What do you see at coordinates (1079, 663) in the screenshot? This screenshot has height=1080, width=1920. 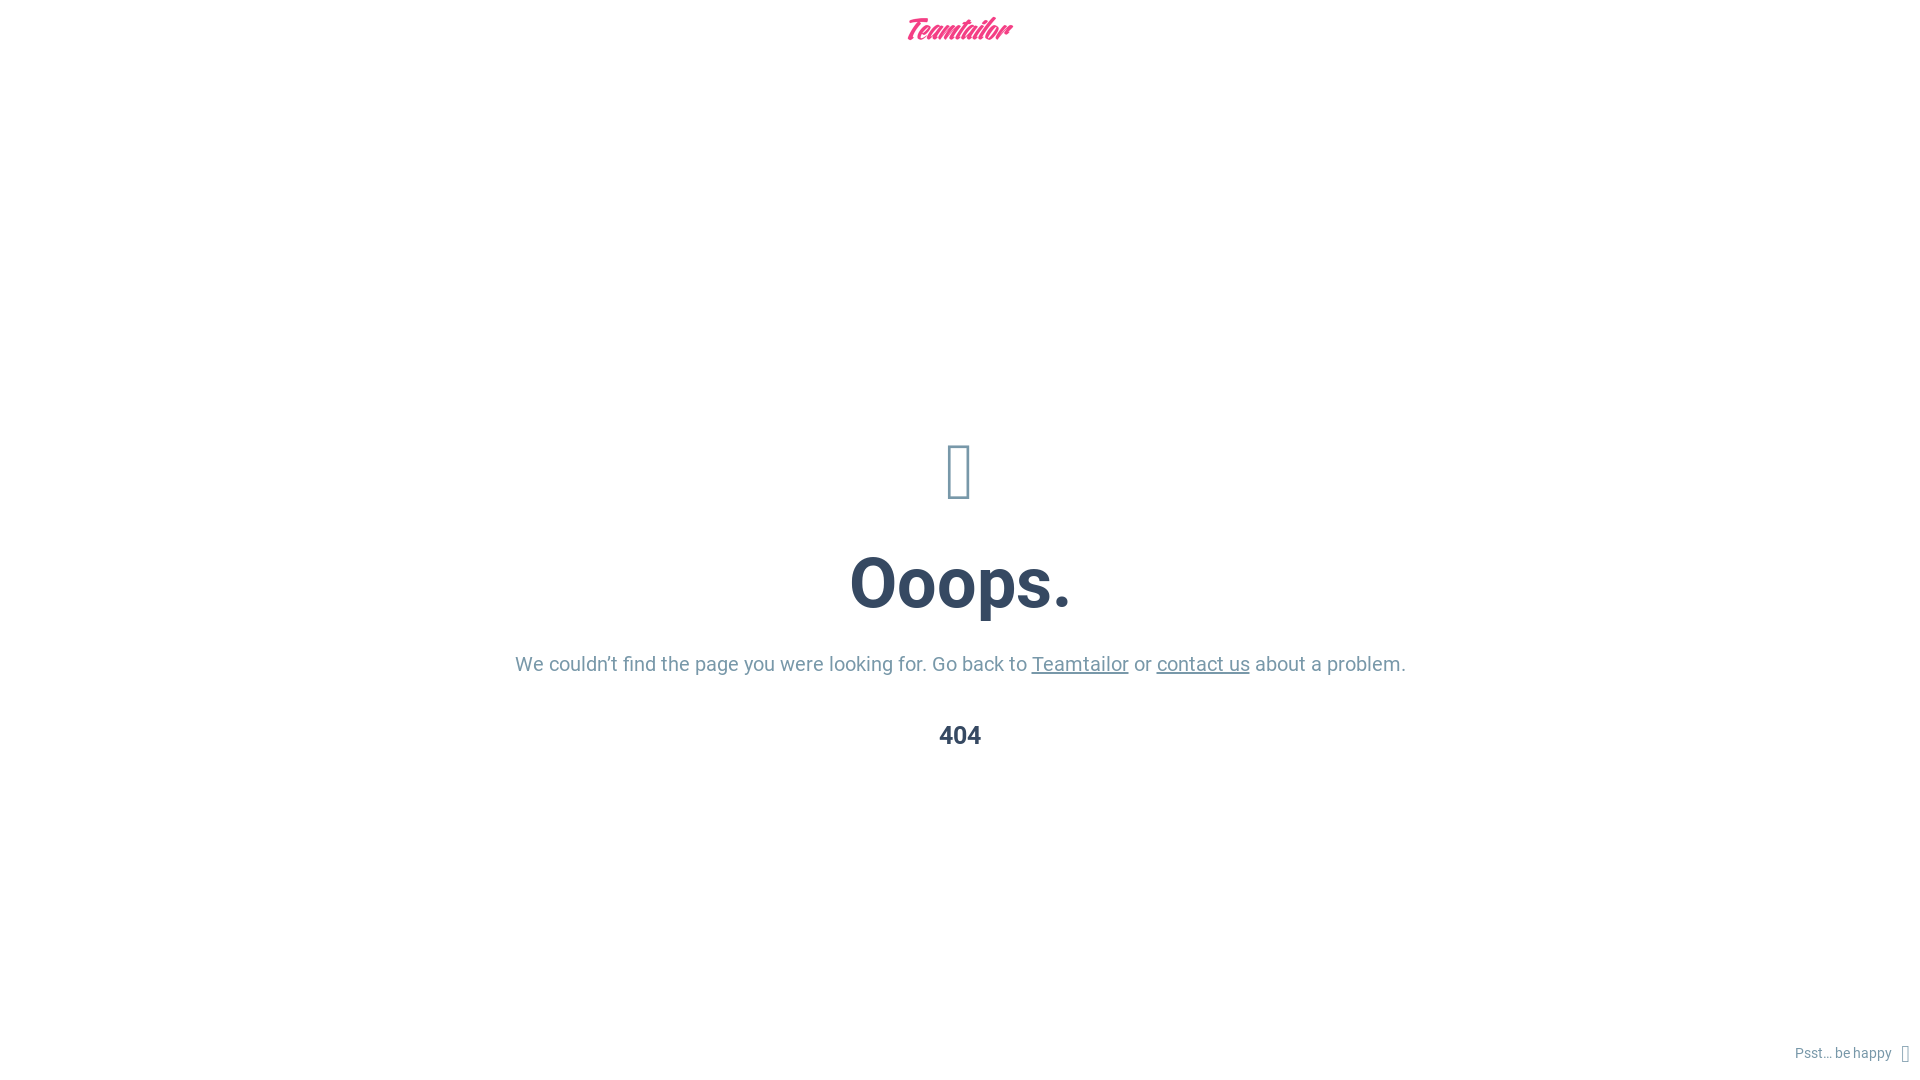 I see `'Teamtailor'` at bounding box center [1079, 663].